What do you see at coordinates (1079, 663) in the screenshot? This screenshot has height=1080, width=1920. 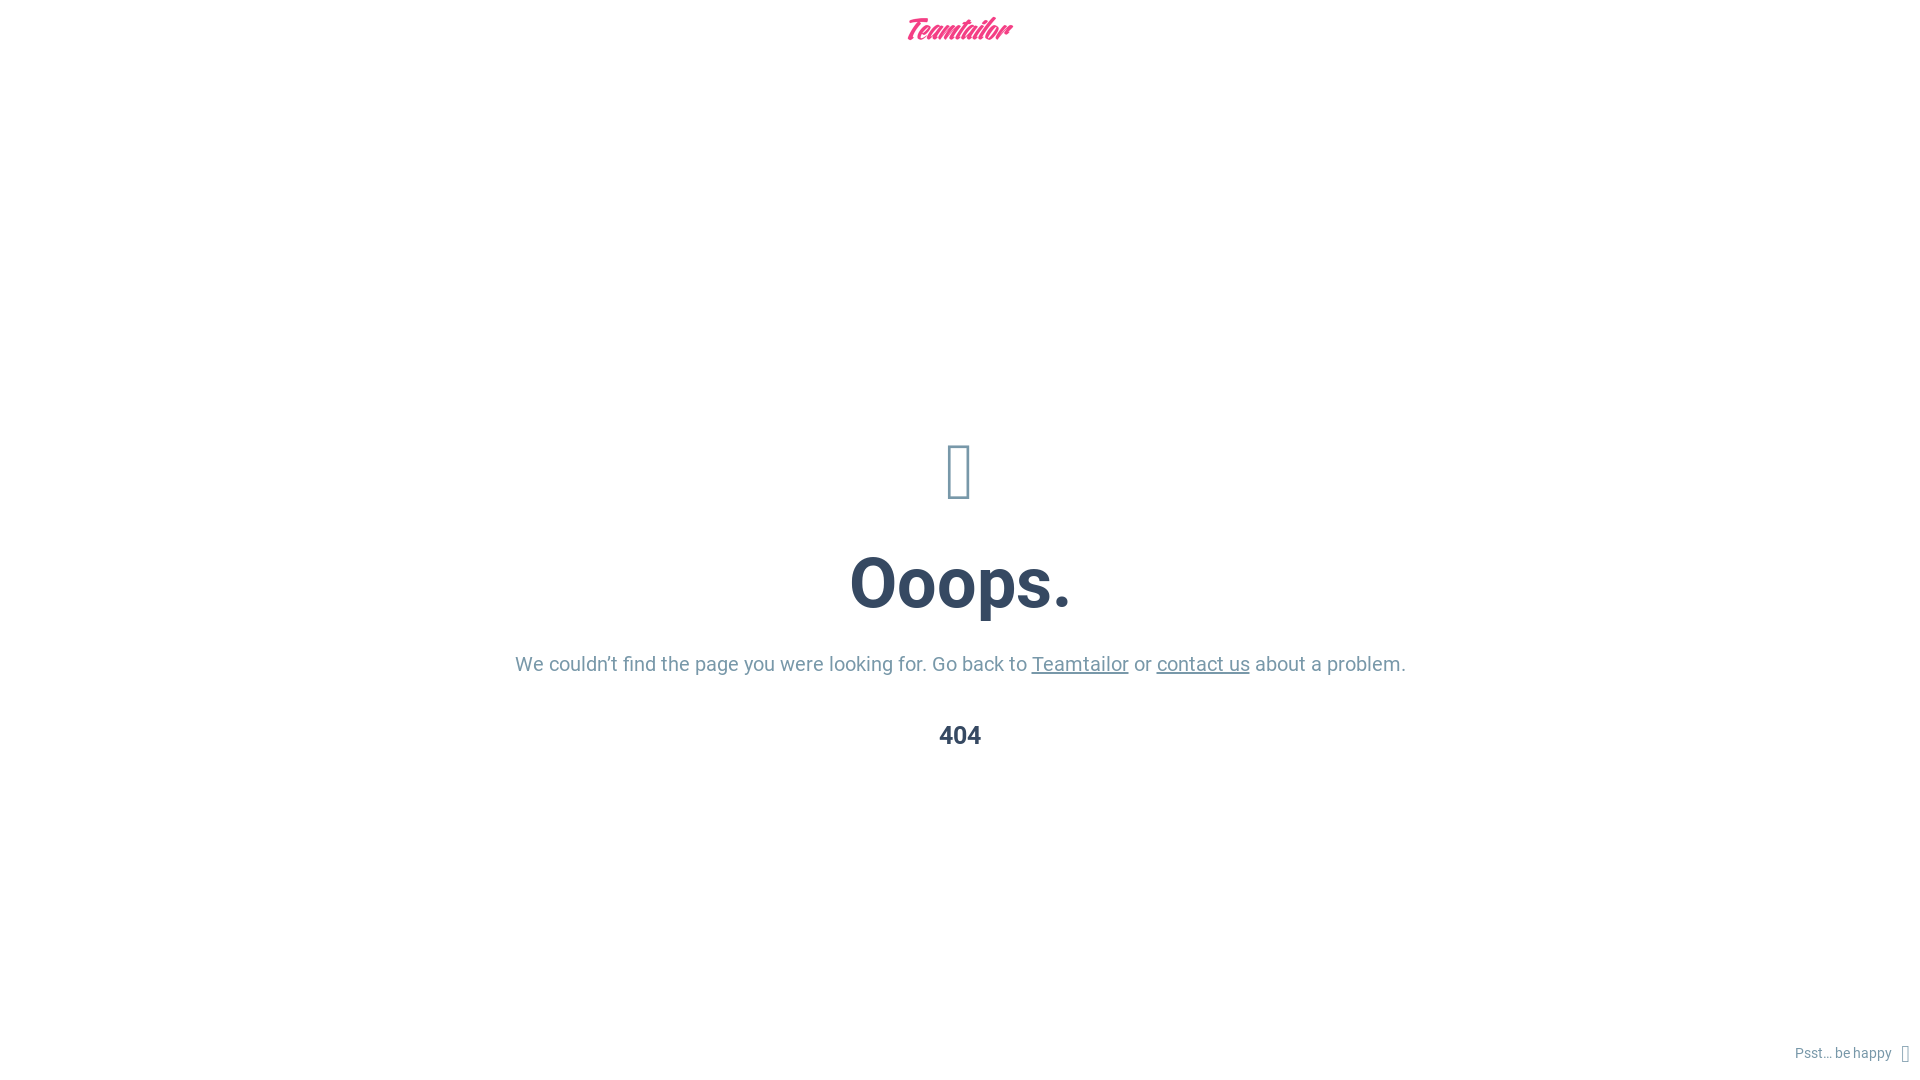 I see `'Teamtailor'` at bounding box center [1079, 663].